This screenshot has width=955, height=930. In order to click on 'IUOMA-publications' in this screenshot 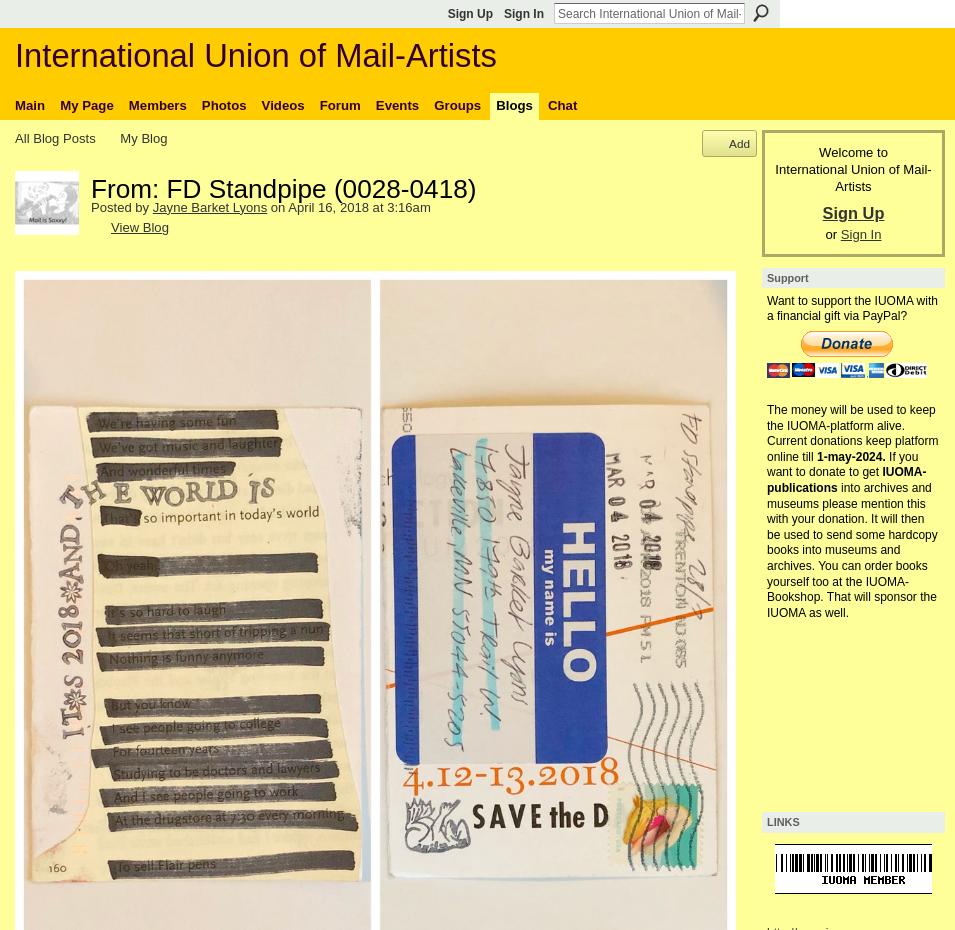, I will do `click(846, 478)`.